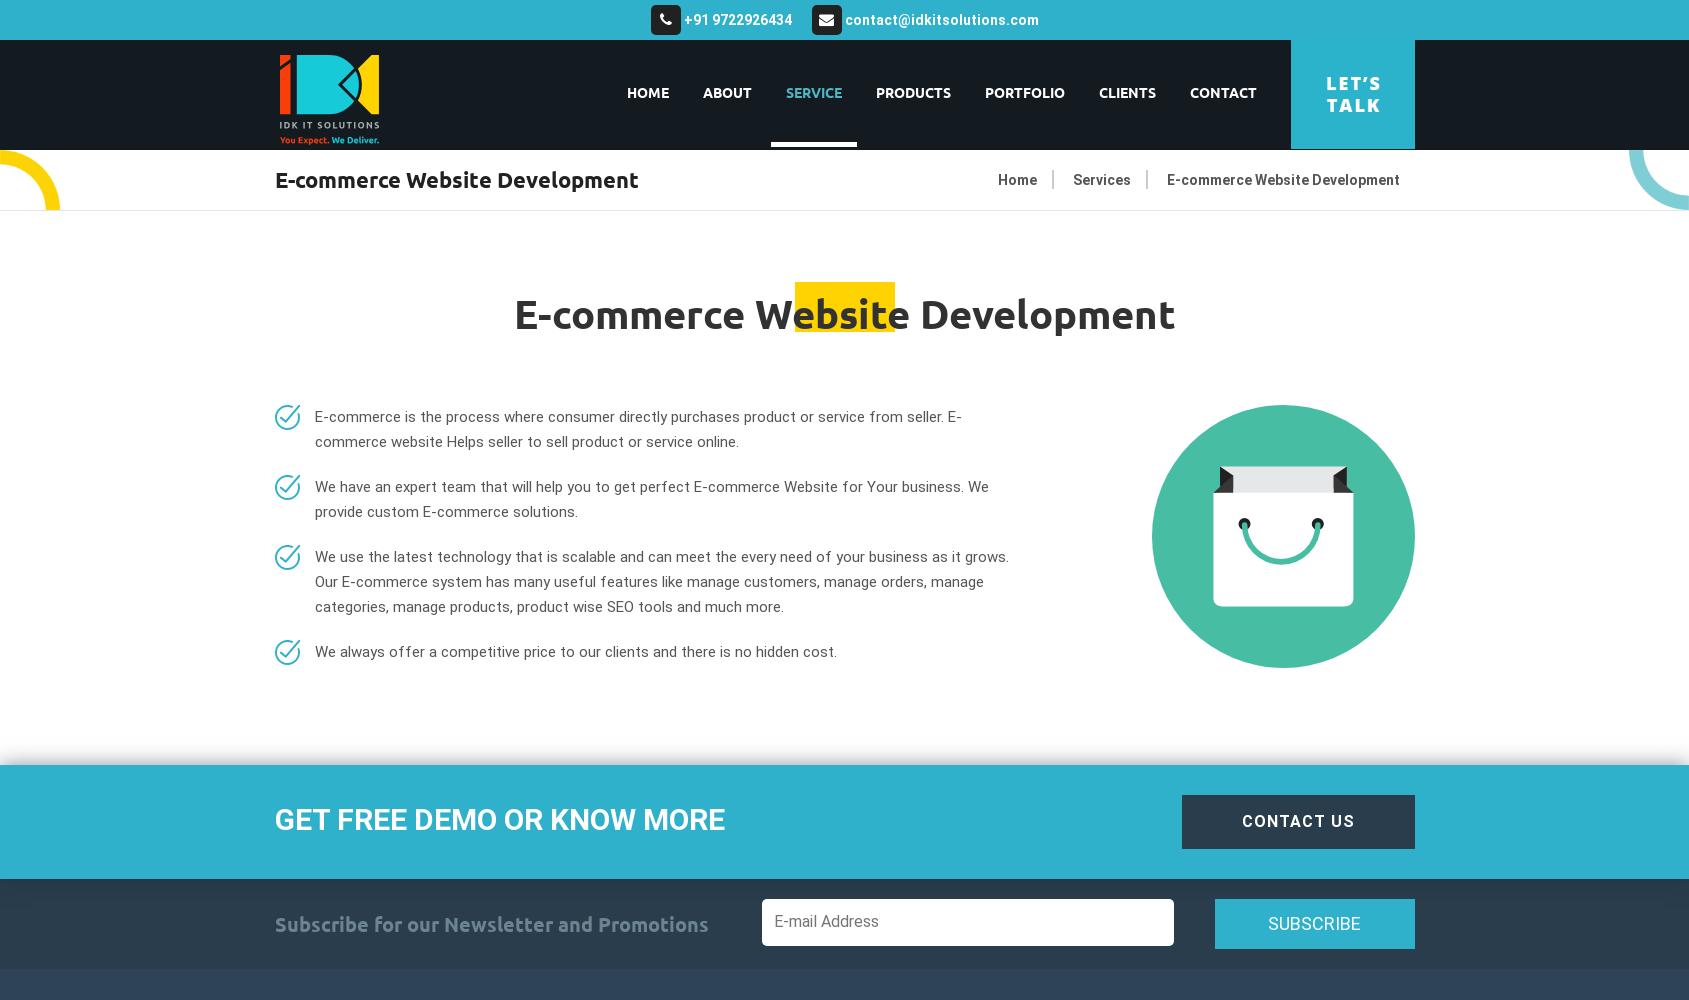 This screenshot has height=1000, width=1689. Describe the element at coordinates (938, 20) in the screenshot. I see `'contact@idkitsolutions.com'` at that location.